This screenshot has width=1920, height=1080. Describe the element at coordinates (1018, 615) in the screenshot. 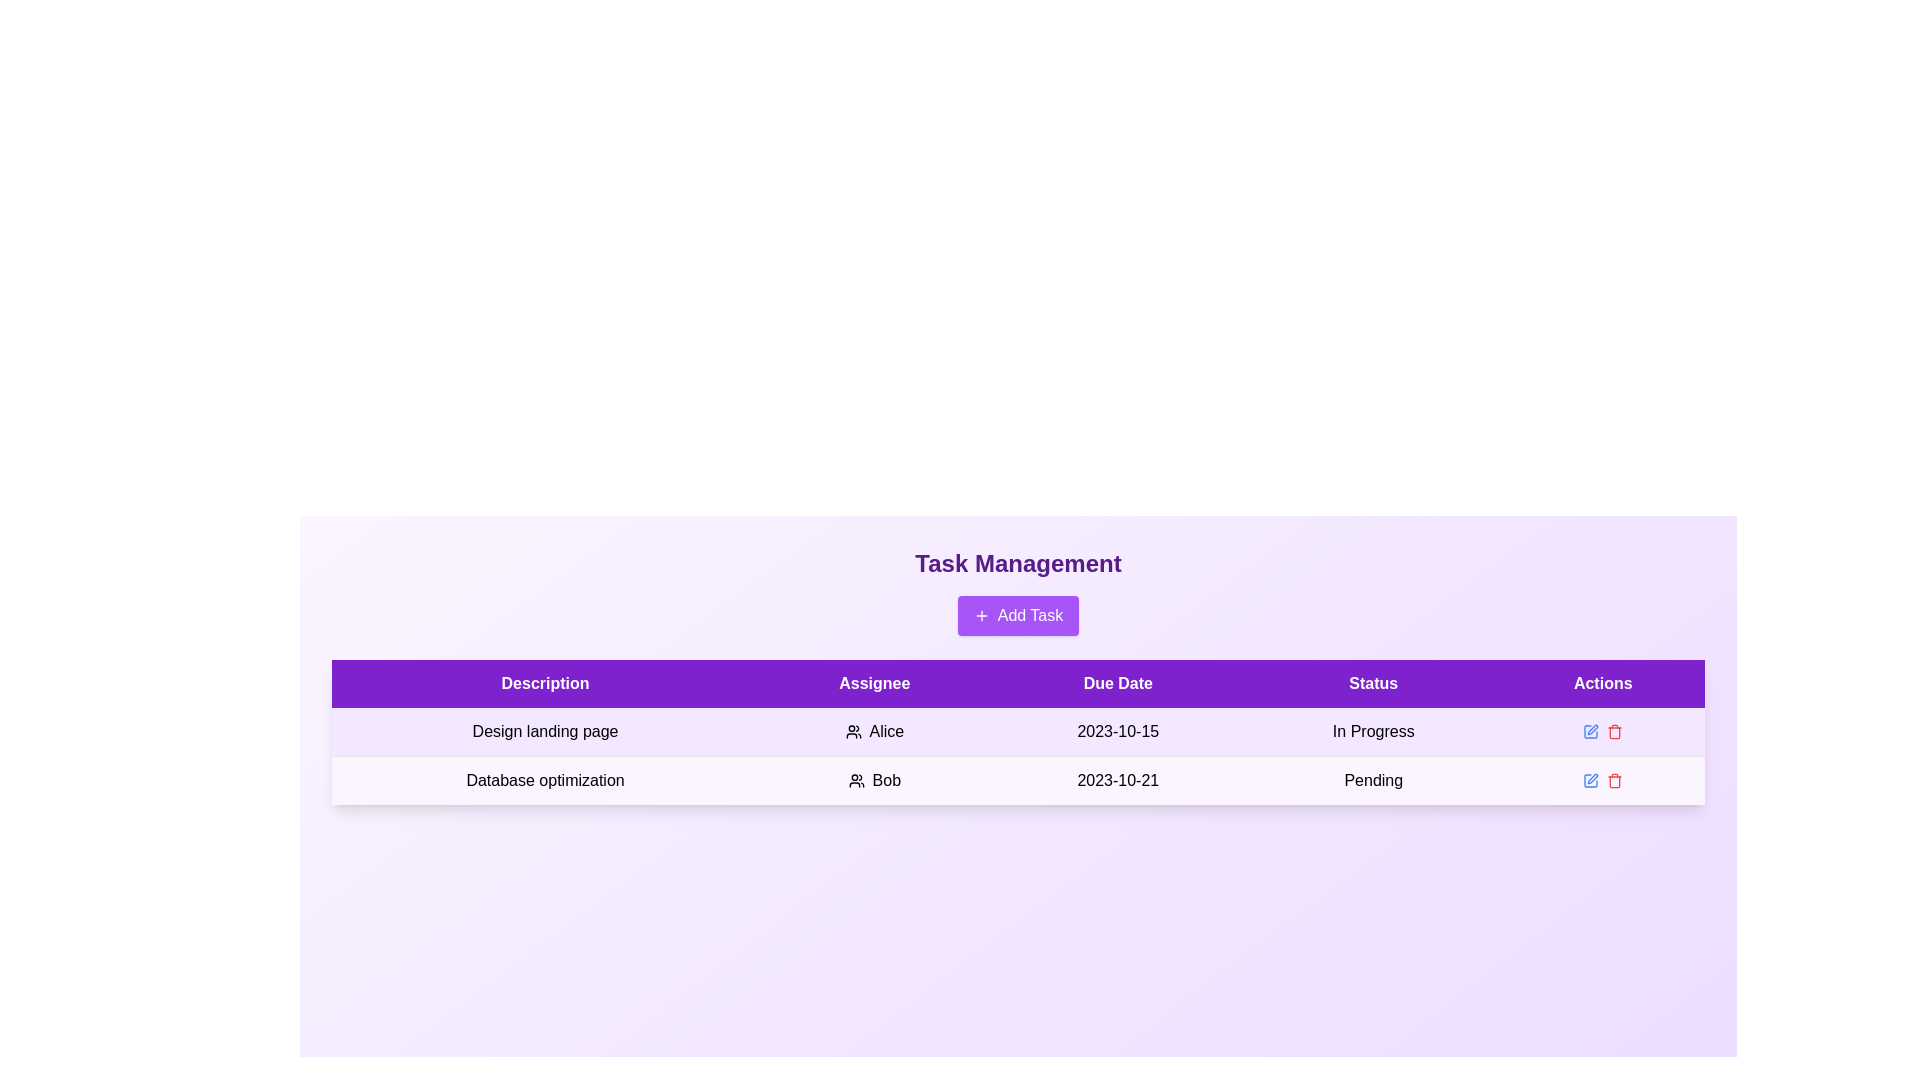

I see `the task creation button located below the 'Task Management' heading` at that location.